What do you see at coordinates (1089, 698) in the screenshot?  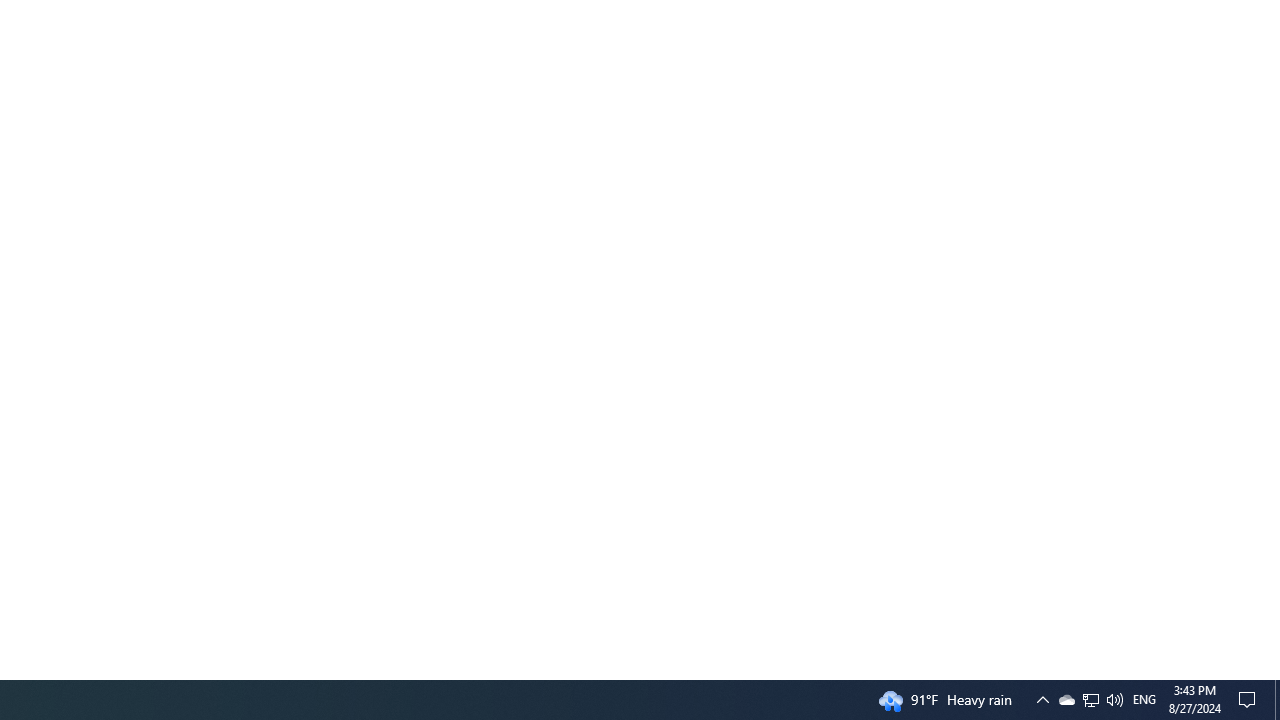 I see `'User Promoted Notification Area'` at bounding box center [1089, 698].